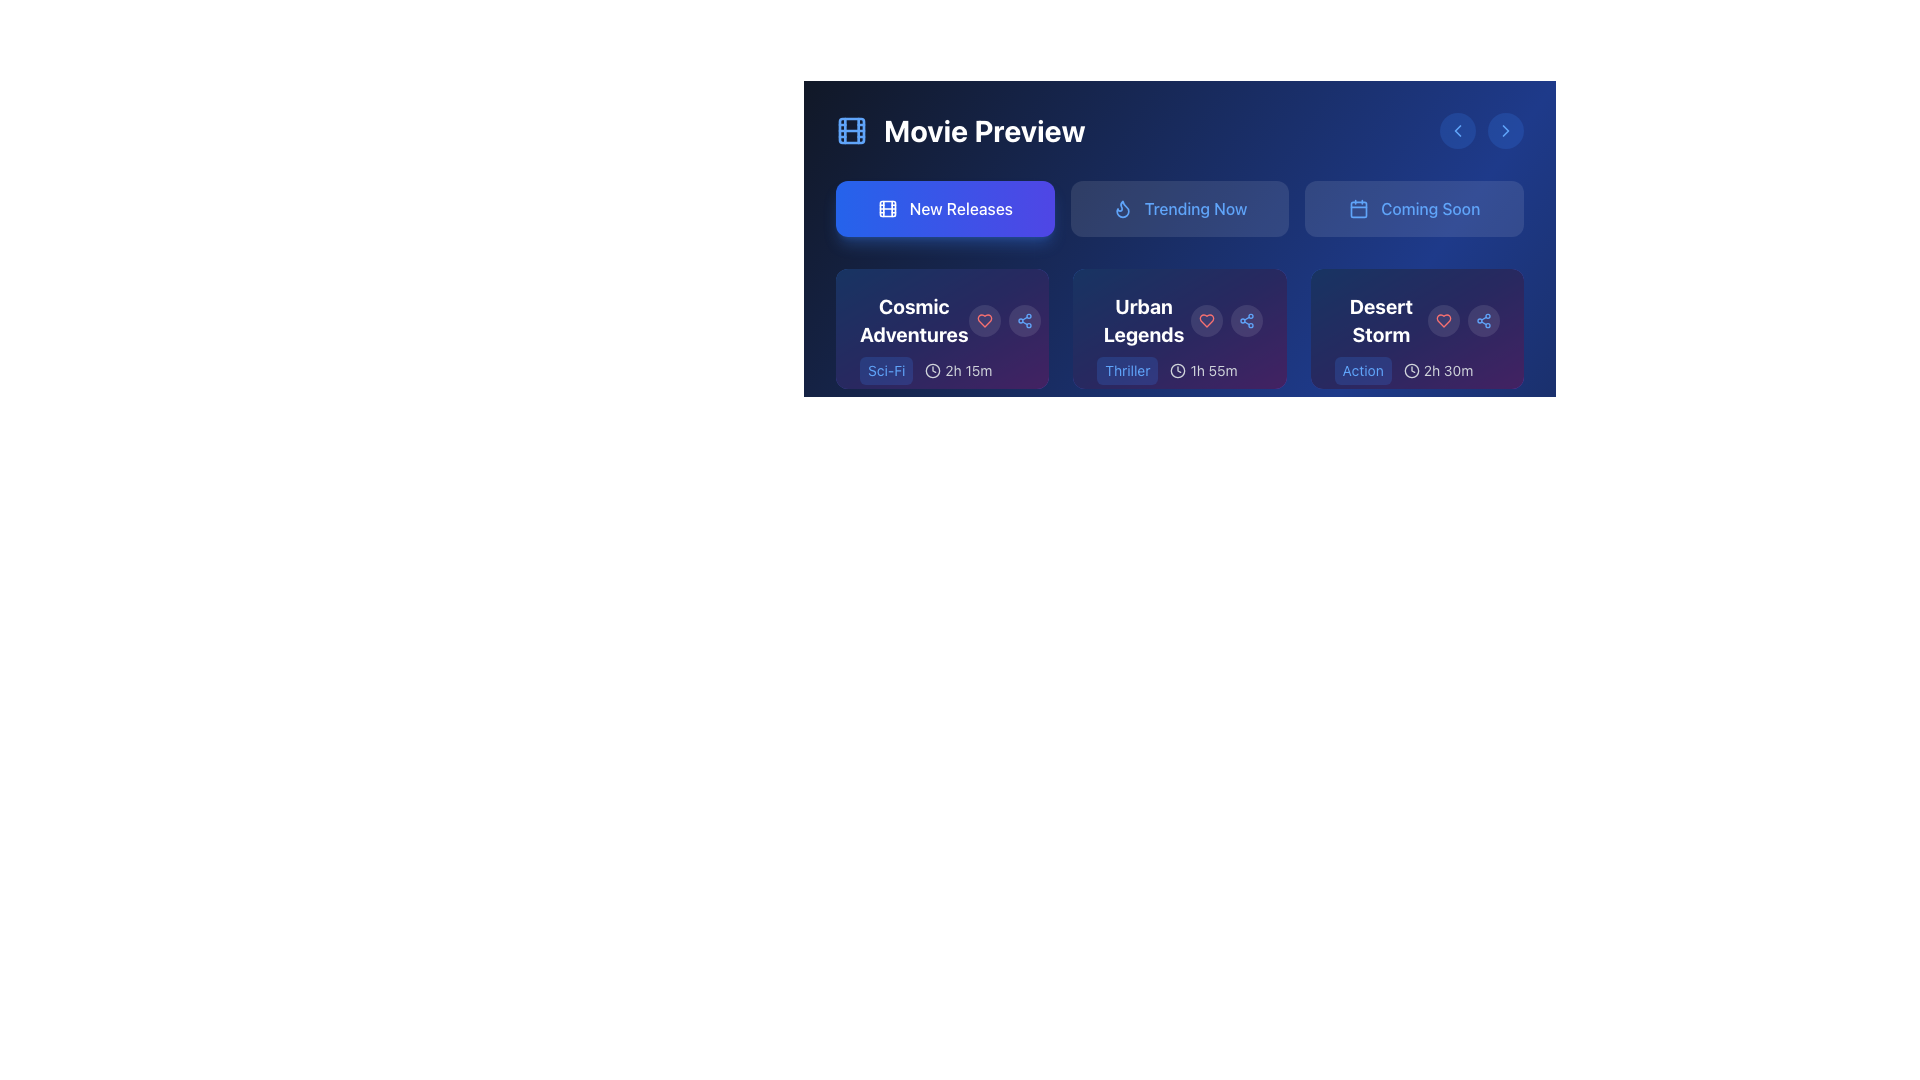 This screenshot has width=1920, height=1080. Describe the element at coordinates (1458, 131) in the screenshot. I see `the left-pointing chevron icon with a blue stroke located in the upper-right area of the interface` at that location.